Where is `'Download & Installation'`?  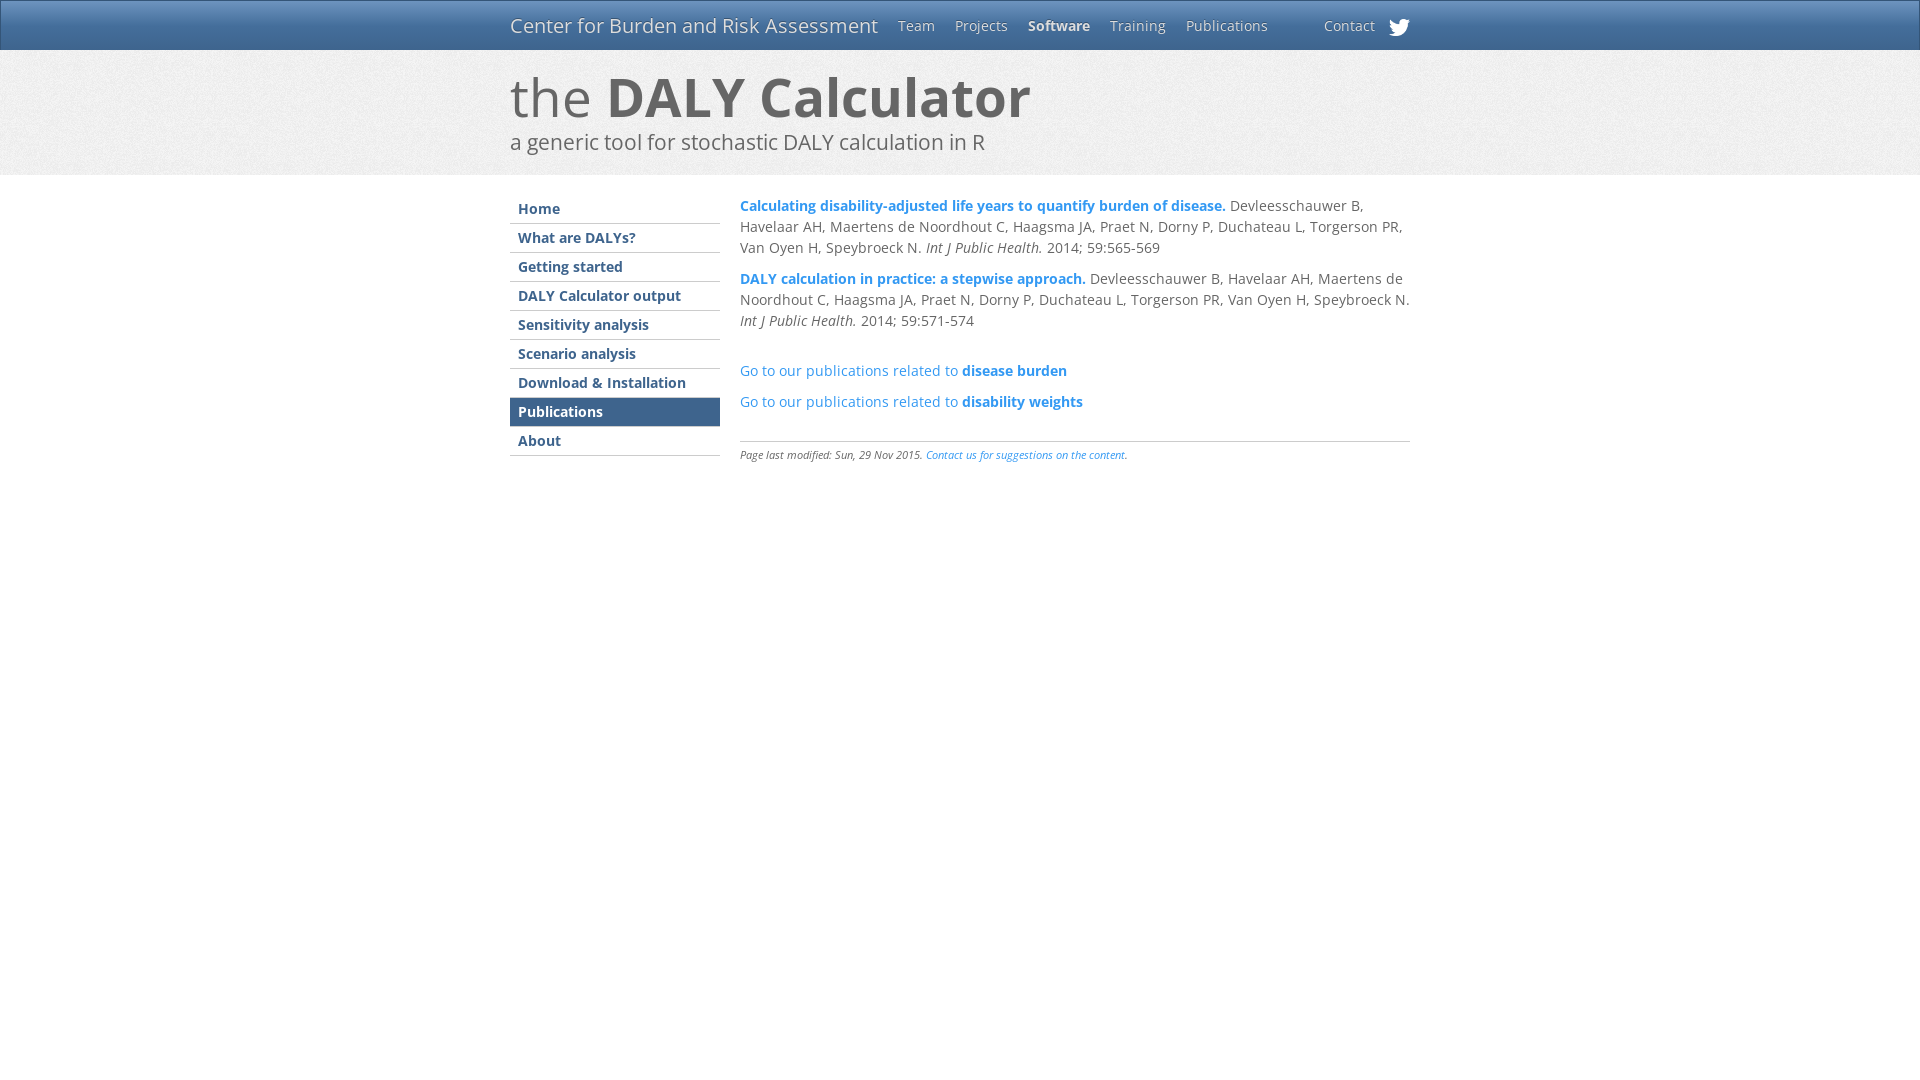
'Download & Installation' is located at coordinates (613, 383).